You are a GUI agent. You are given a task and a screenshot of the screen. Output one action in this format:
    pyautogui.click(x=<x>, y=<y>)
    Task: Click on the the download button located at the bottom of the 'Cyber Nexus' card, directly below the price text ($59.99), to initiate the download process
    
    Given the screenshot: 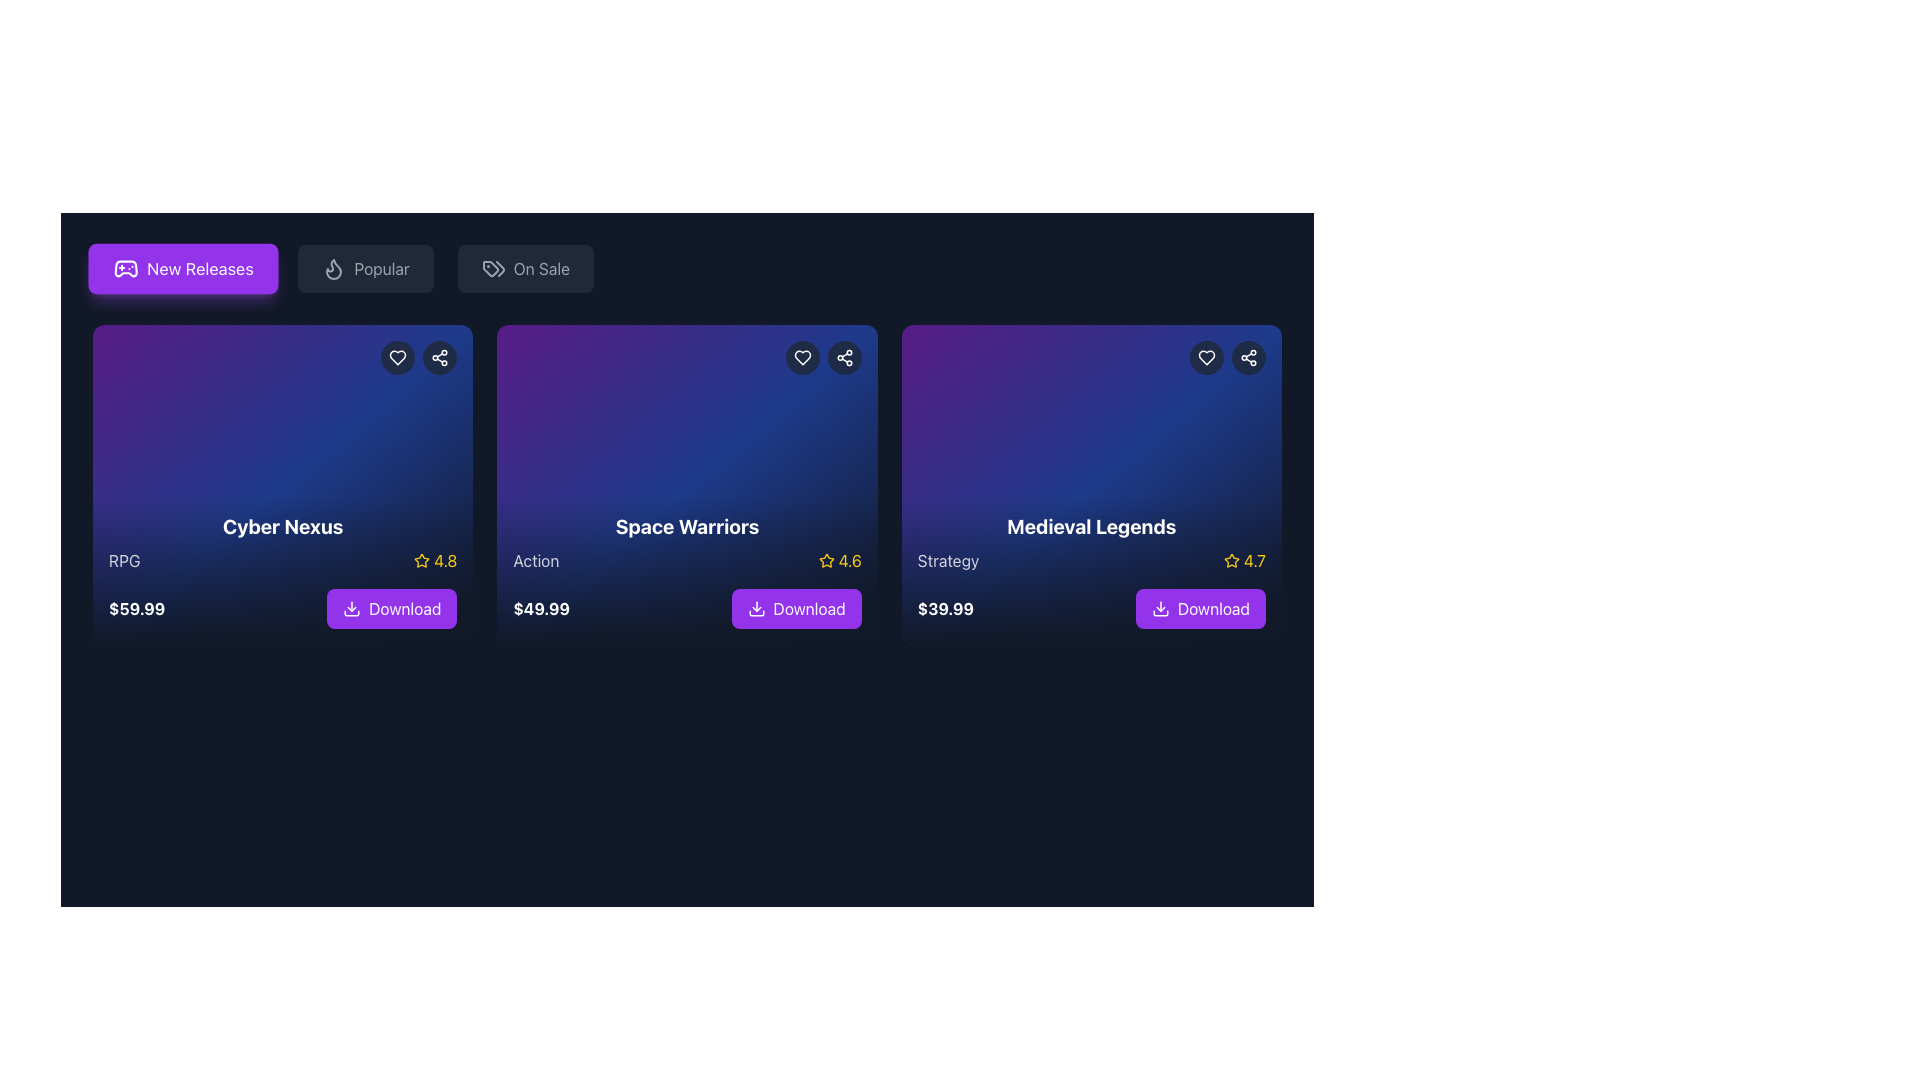 What is the action you would take?
    pyautogui.click(x=392, y=608)
    